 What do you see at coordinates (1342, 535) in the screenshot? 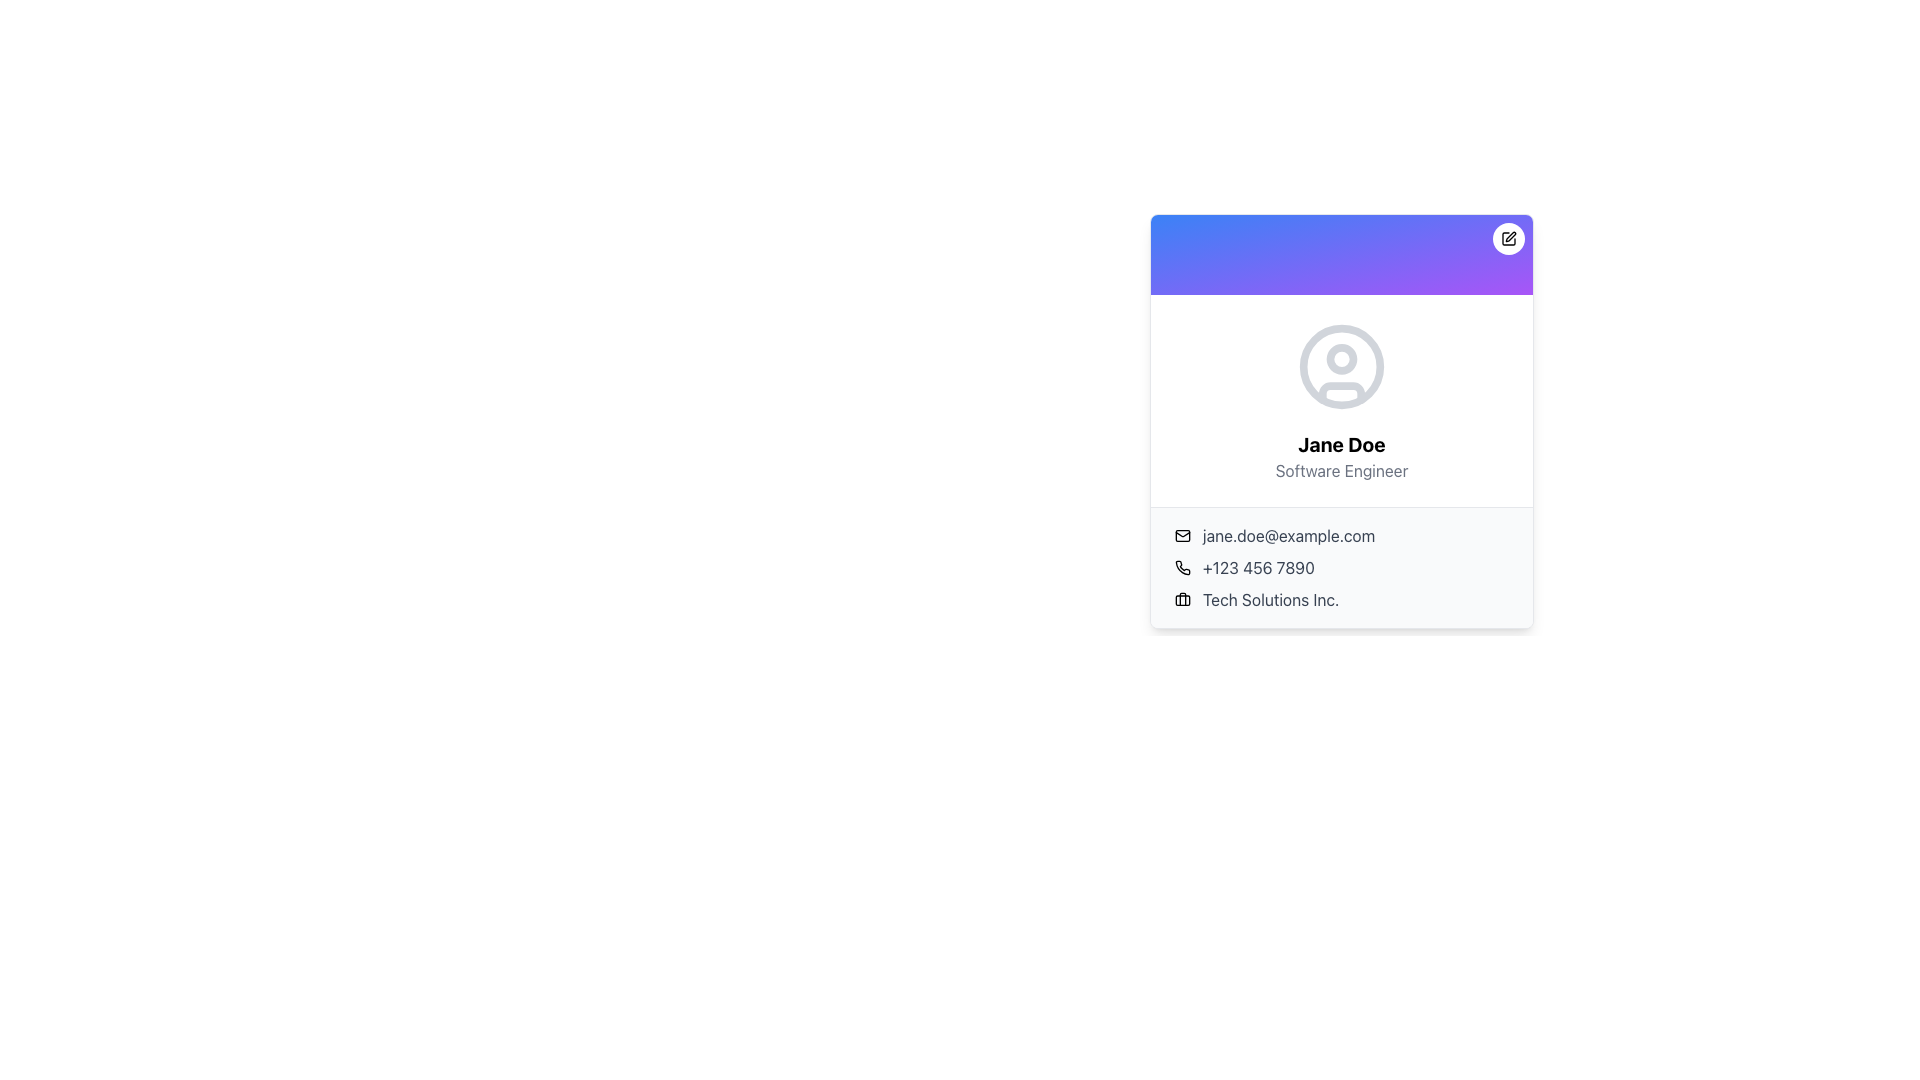
I see `the Text with Icon element displaying the user's email address, located in the contact details section of the profile card` at bounding box center [1342, 535].